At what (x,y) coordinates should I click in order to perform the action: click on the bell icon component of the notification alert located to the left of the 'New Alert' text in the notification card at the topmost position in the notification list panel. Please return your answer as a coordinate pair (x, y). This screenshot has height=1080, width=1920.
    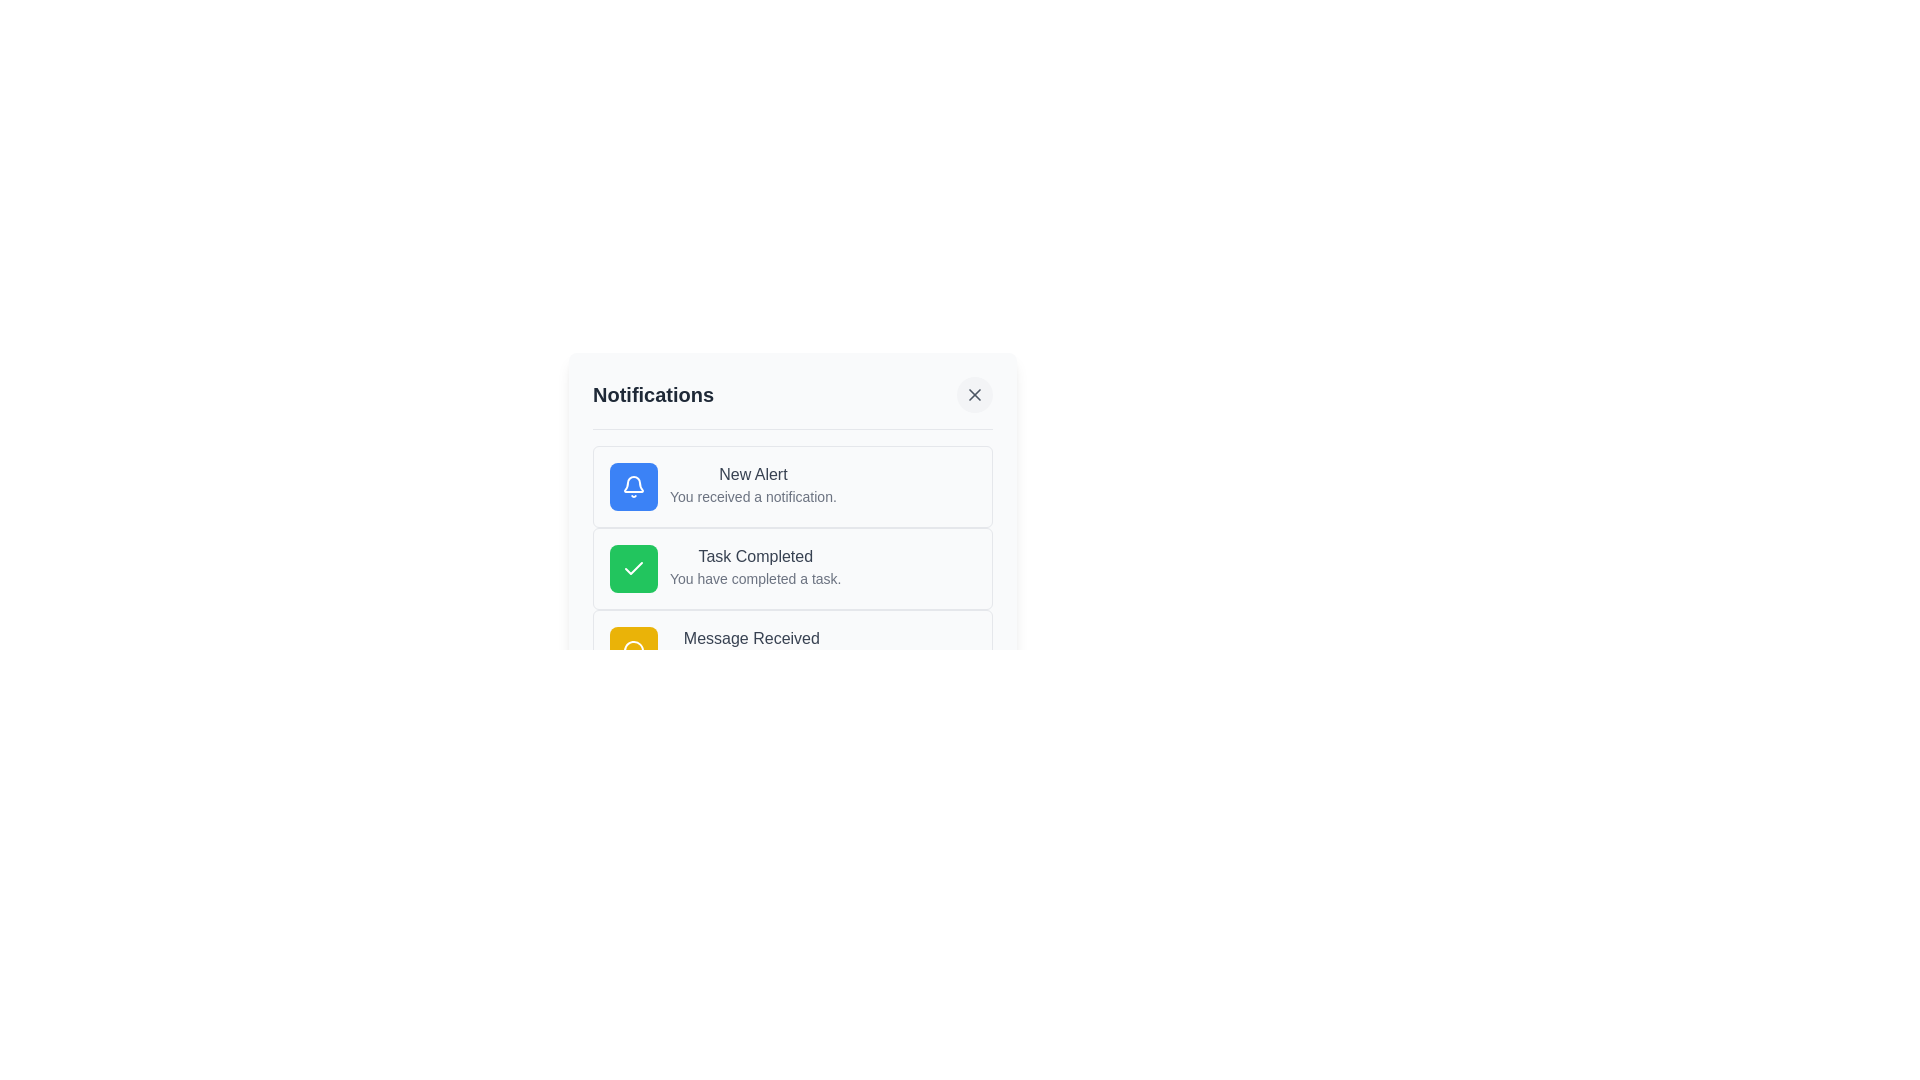
    Looking at the image, I should click on (632, 484).